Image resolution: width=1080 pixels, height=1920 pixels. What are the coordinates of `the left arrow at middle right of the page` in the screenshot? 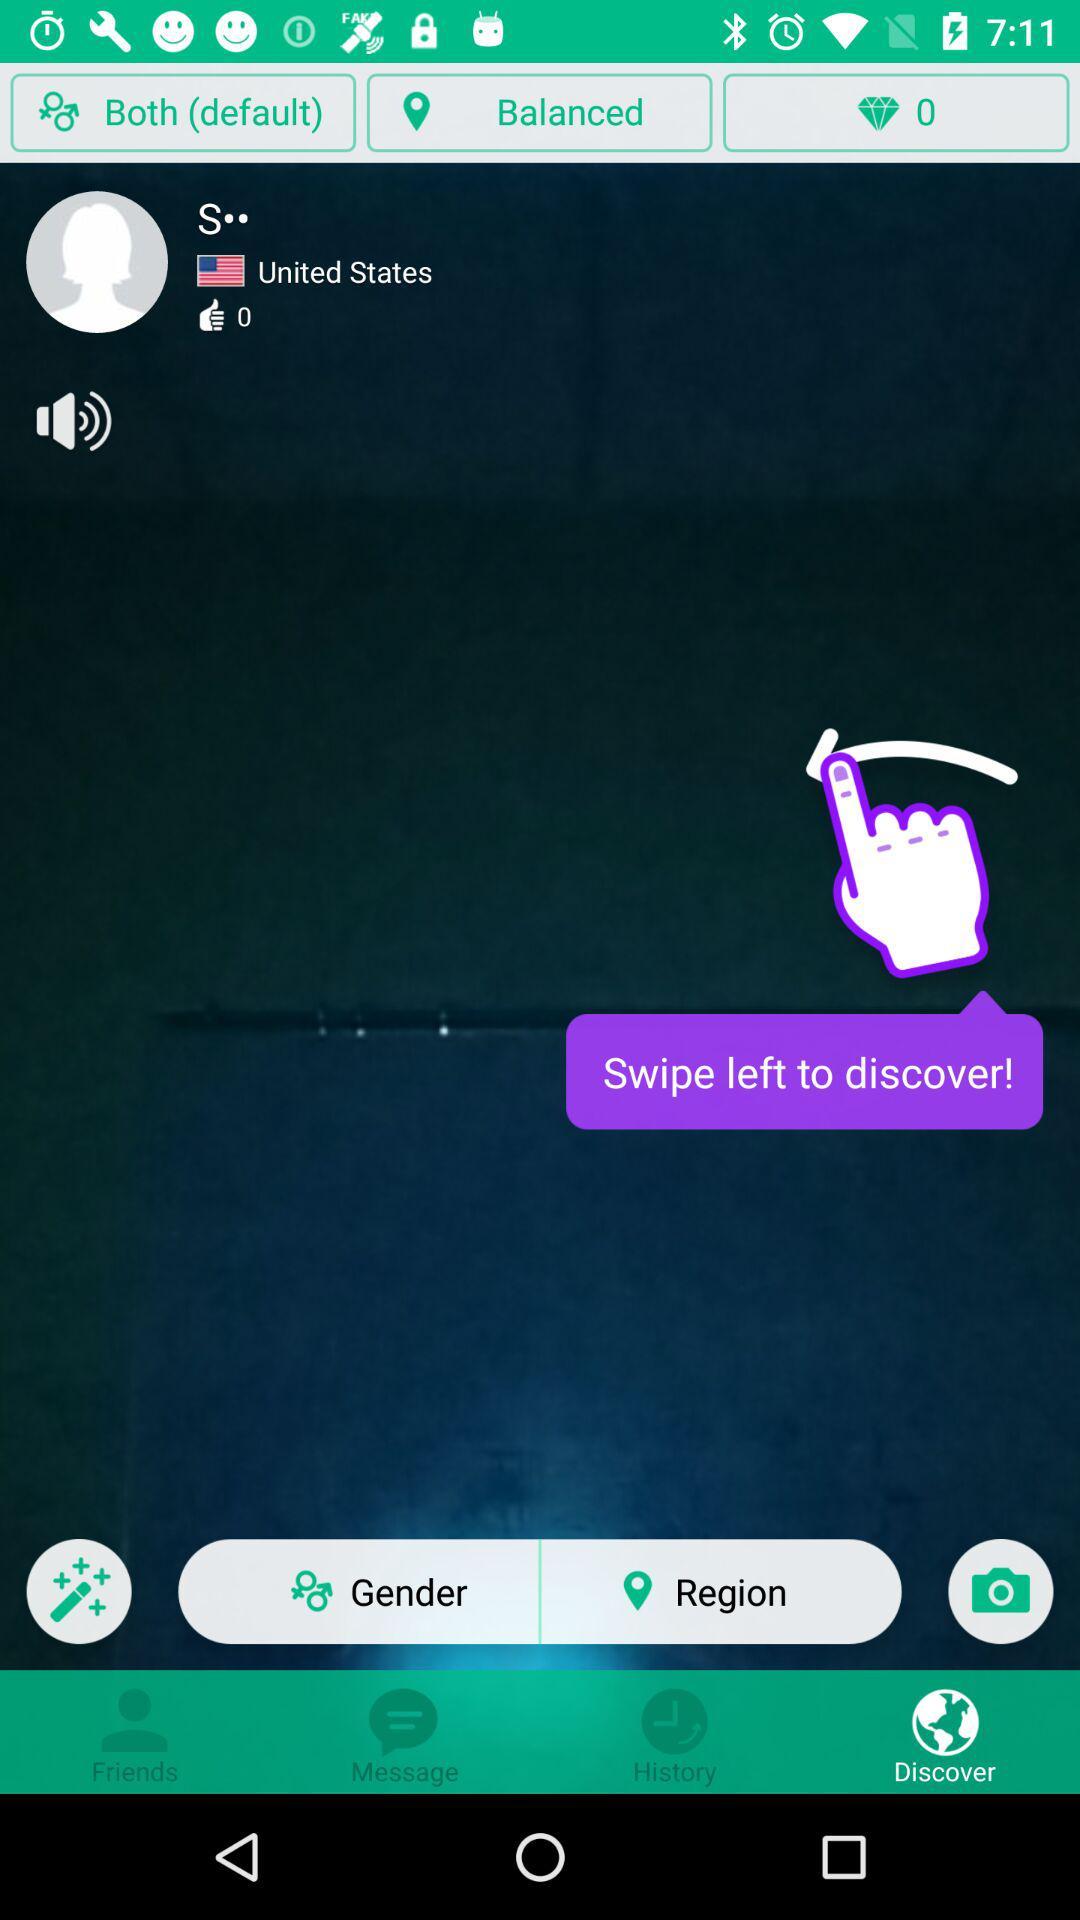 It's located at (911, 774).